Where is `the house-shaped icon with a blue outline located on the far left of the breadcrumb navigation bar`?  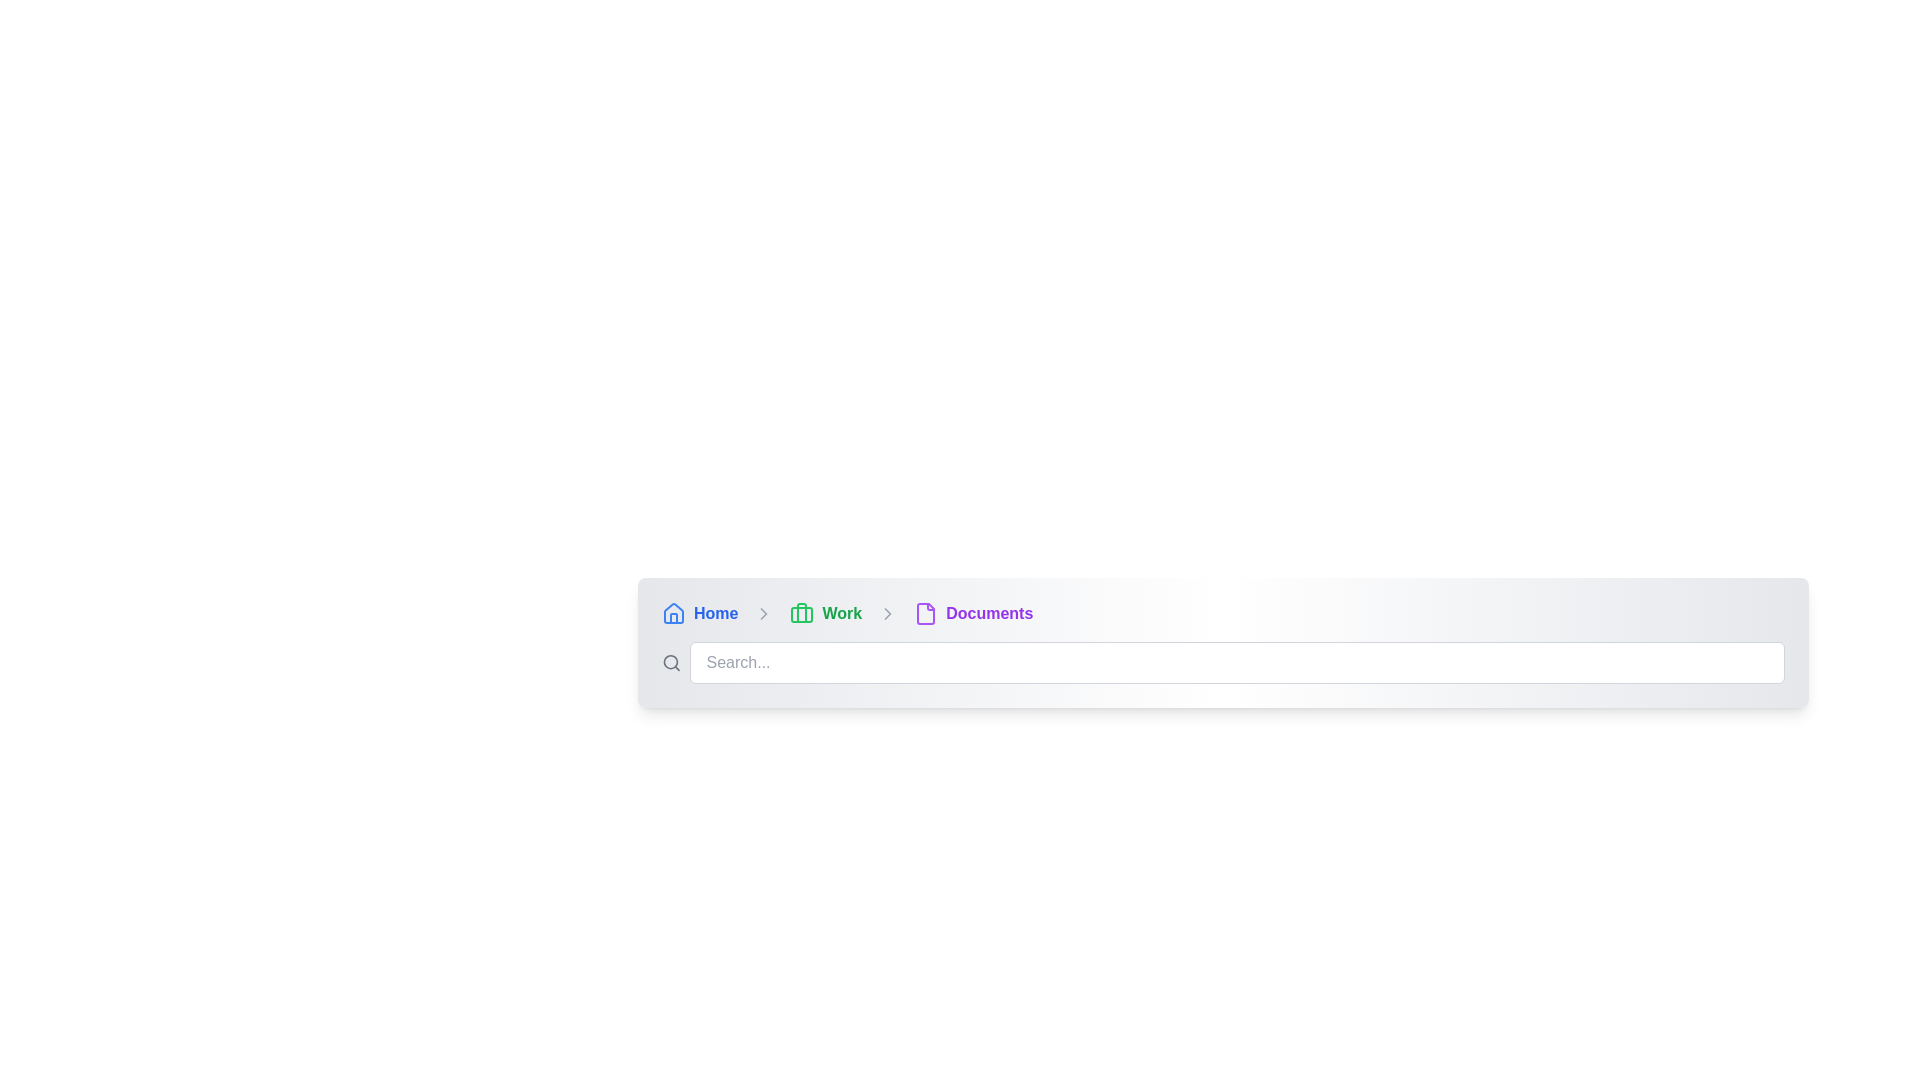 the house-shaped icon with a blue outline located on the far left of the breadcrumb navigation bar is located at coordinates (673, 612).